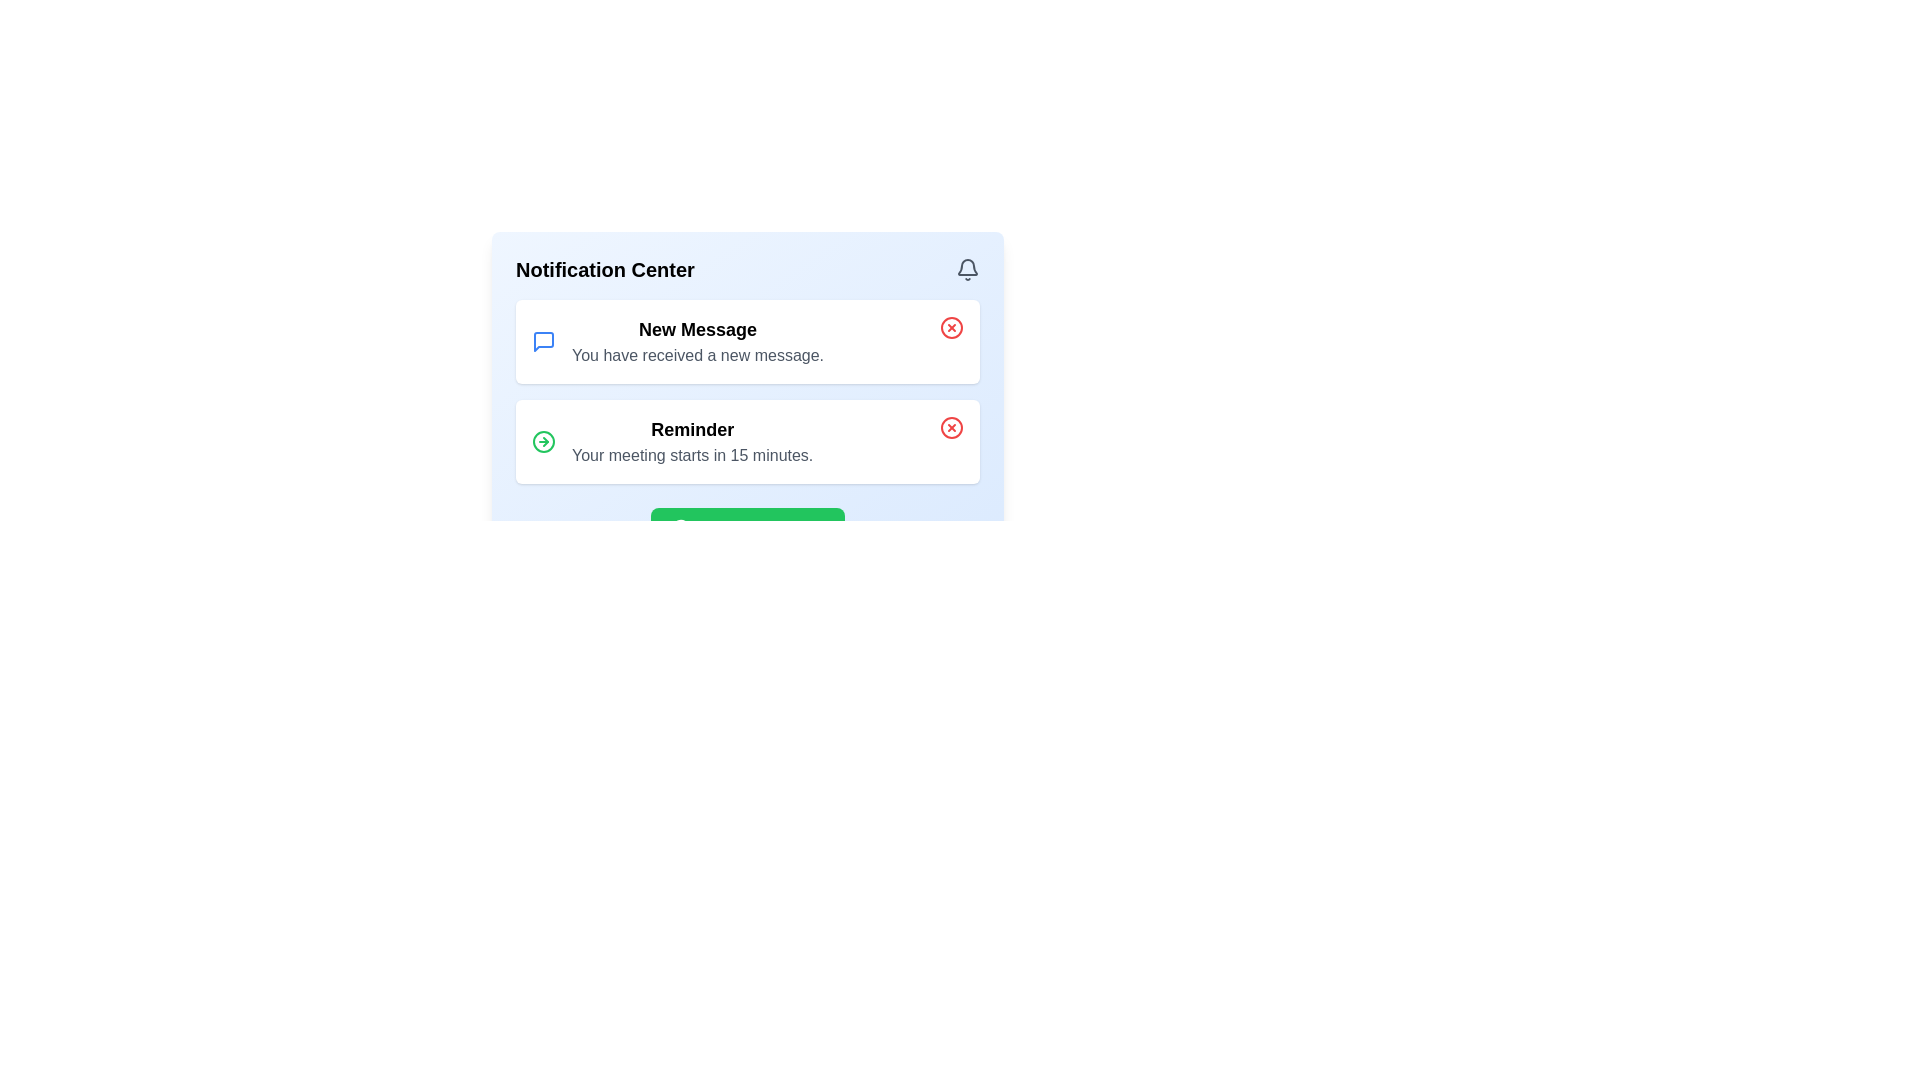 This screenshot has width=1920, height=1080. I want to click on the second notification in the 'Notification Center', so click(692, 441).